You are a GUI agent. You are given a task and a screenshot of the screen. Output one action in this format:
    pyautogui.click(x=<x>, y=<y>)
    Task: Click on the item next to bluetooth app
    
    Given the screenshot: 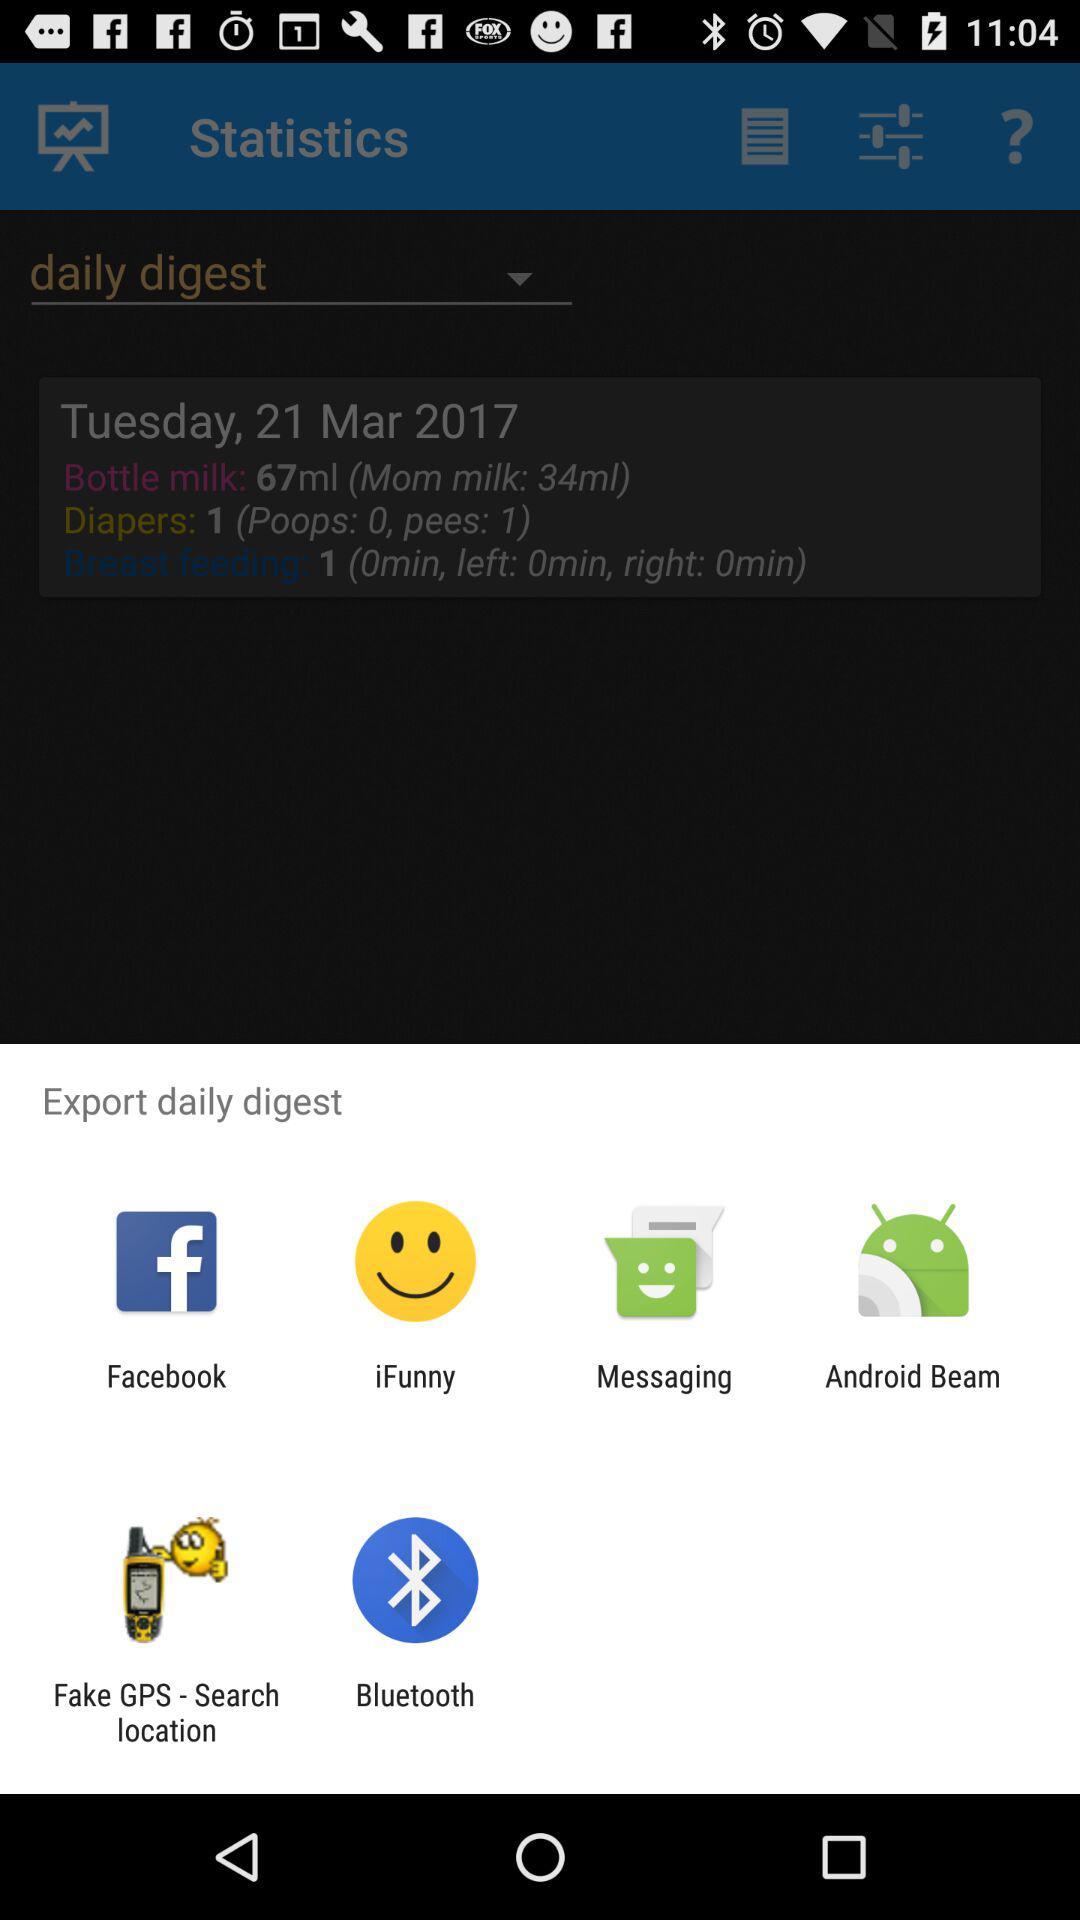 What is the action you would take?
    pyautogui.click(x=165, y=1711)
    